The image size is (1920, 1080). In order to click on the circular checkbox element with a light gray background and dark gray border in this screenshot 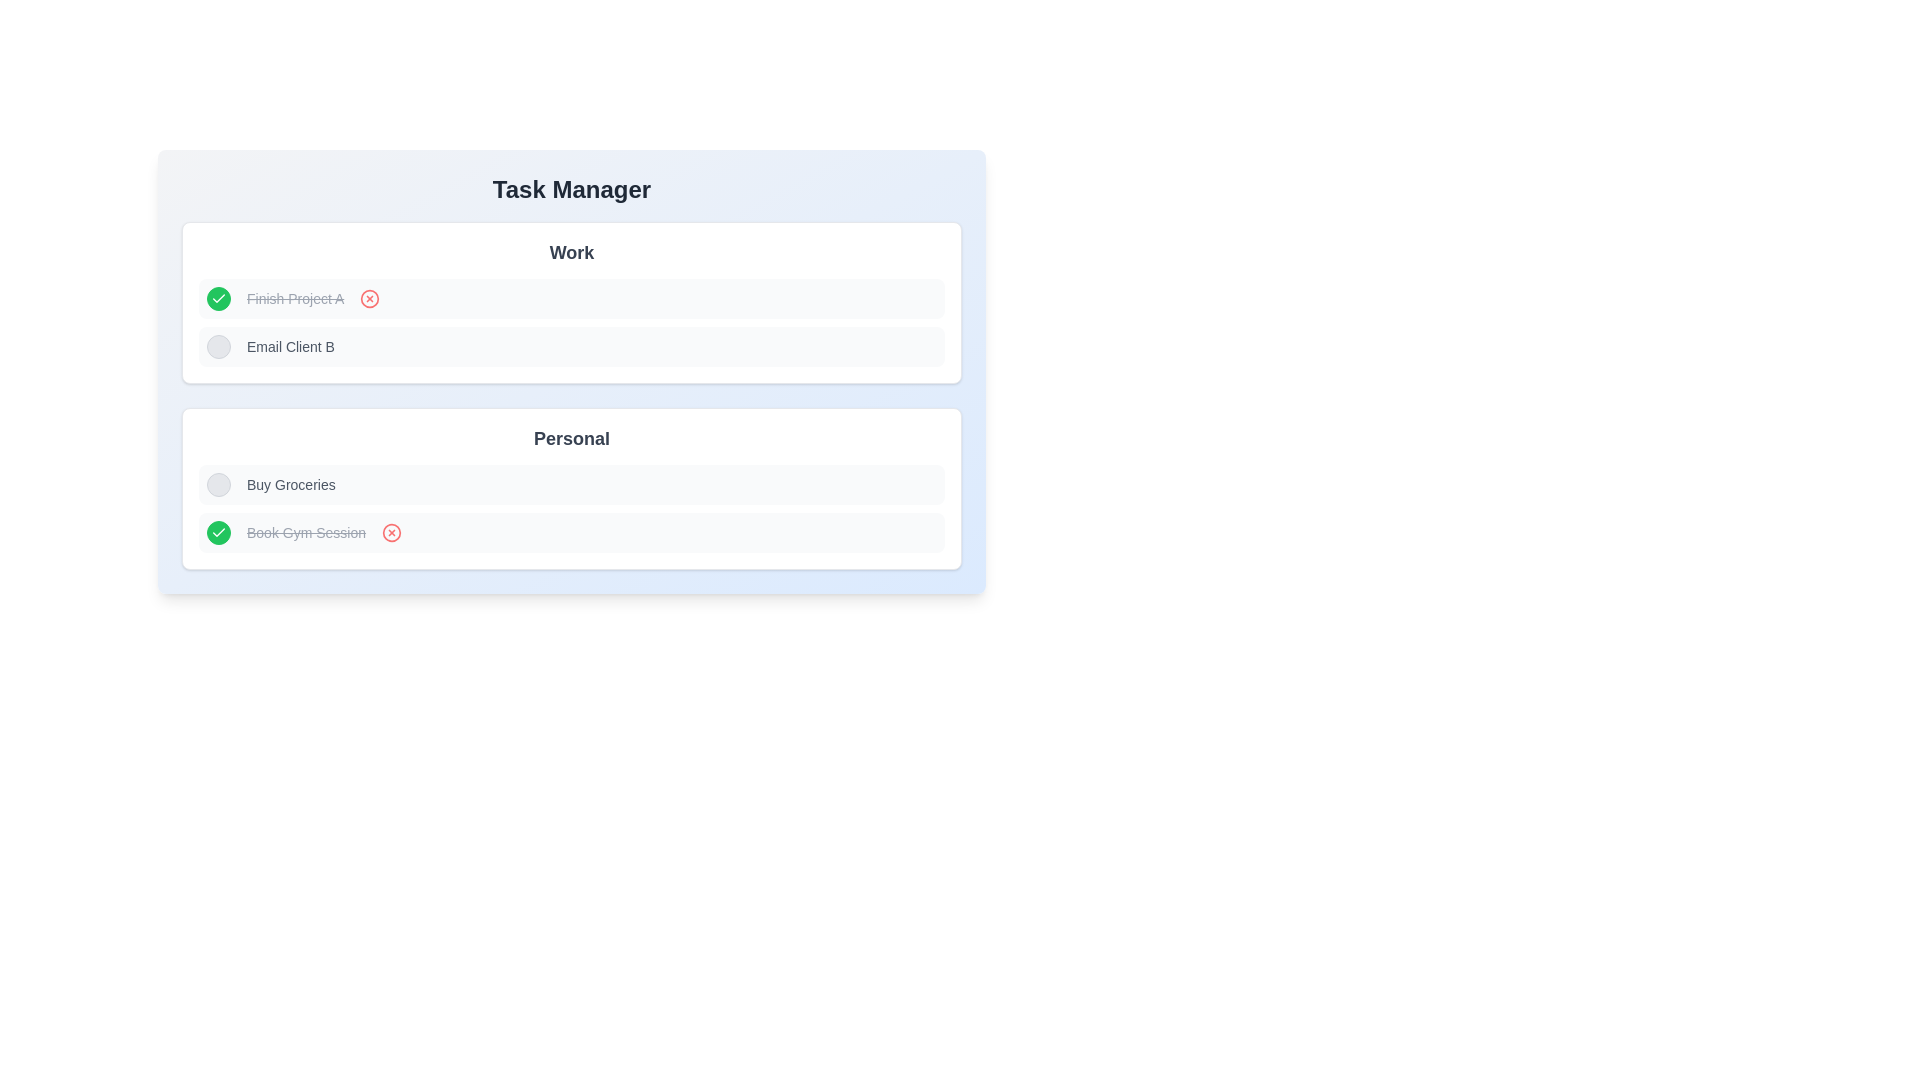, I will do `click(219, 346)`.